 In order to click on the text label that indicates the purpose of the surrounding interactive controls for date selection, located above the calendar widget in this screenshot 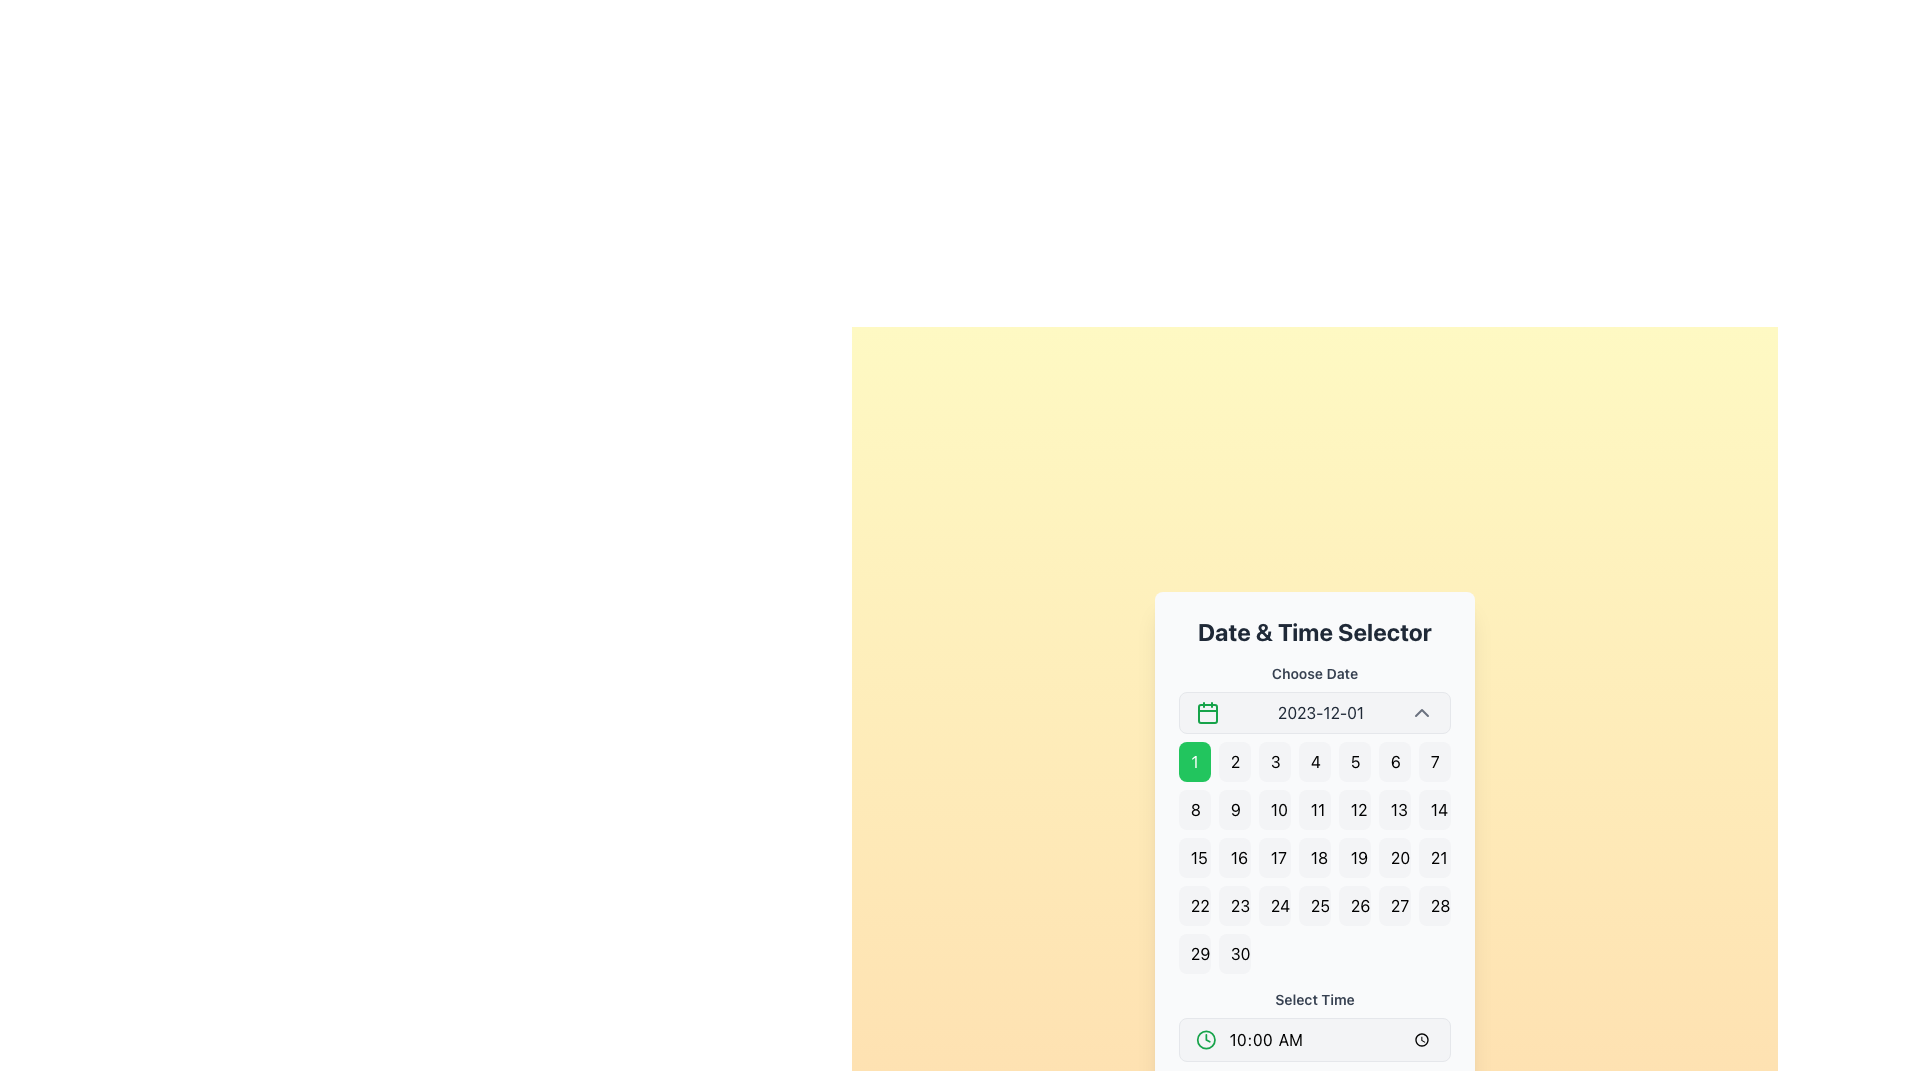, I will do `click(1315, 674)`.